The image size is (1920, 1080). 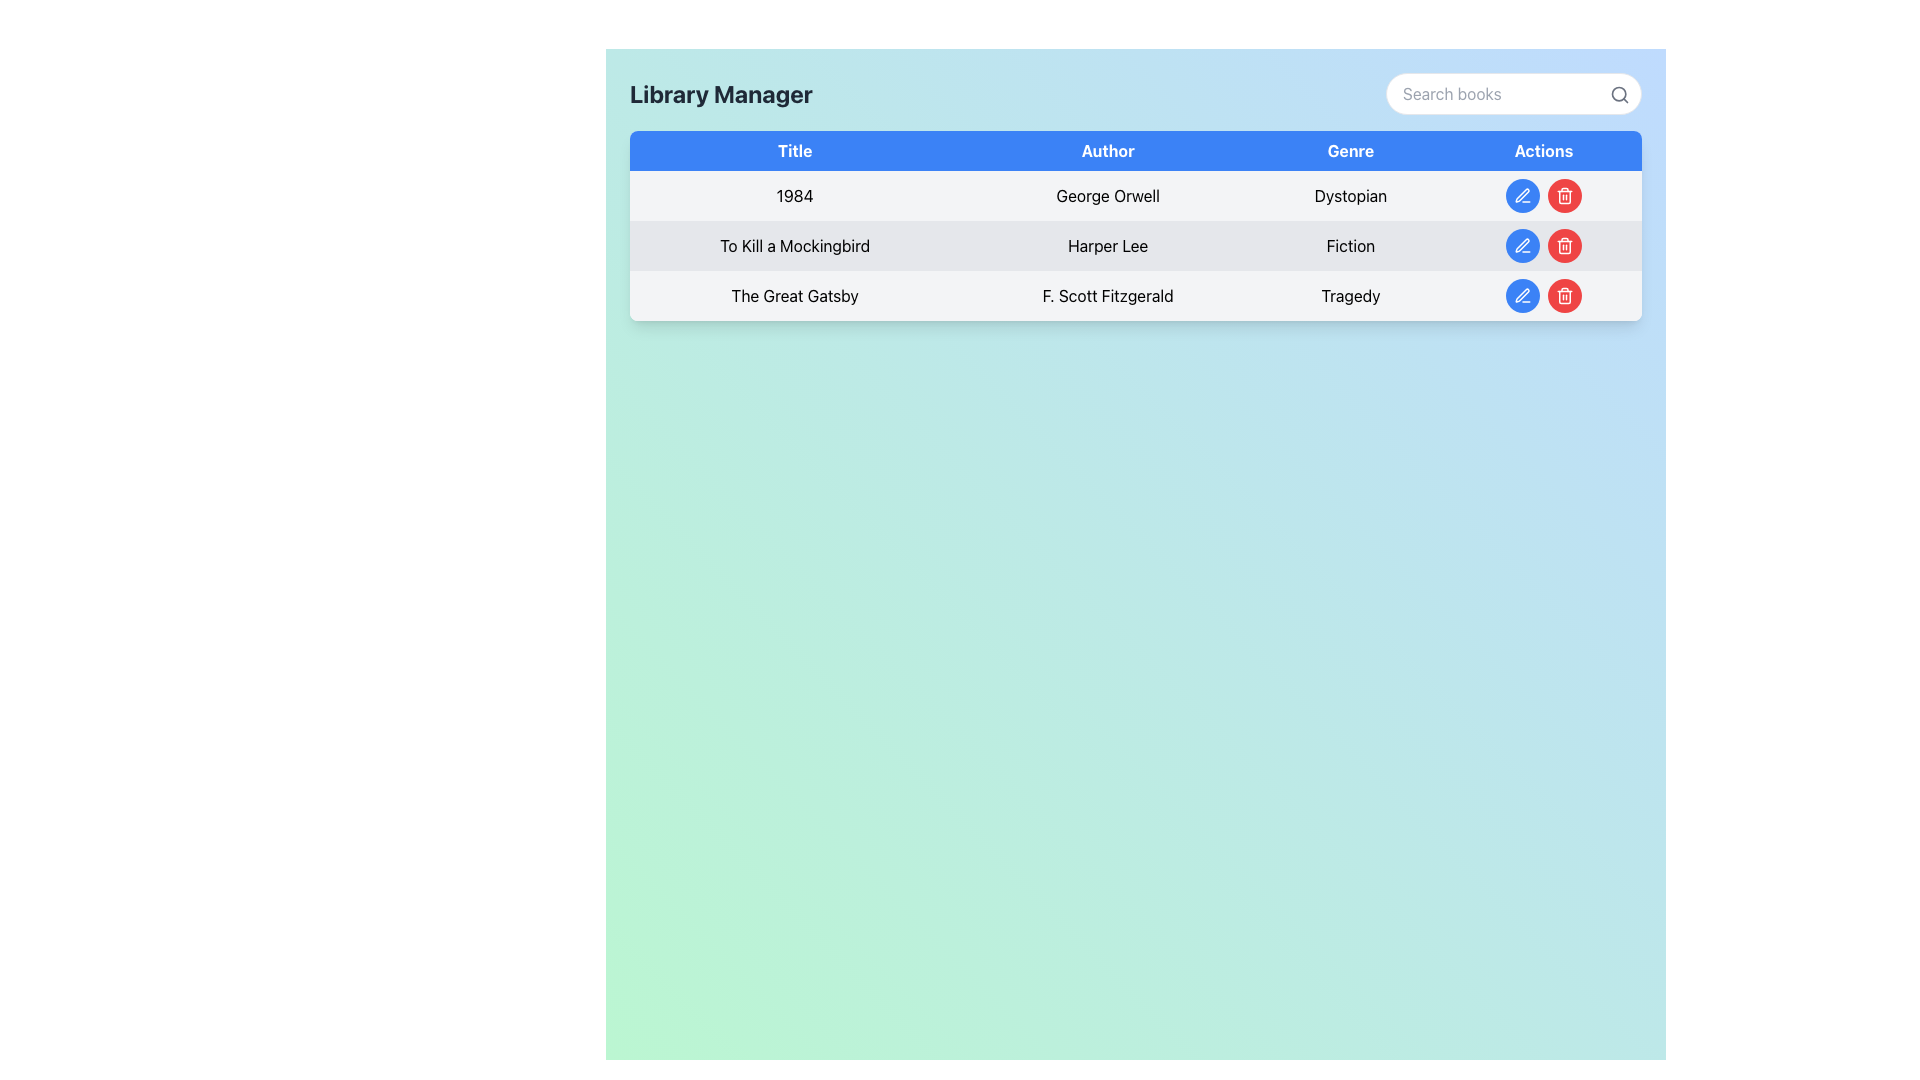 What do you see at coordinates (794, 149) in the screenshot?
I see `the 'Title' column header in the table, which is the first element in the header row` at bounding box center [794, 149].